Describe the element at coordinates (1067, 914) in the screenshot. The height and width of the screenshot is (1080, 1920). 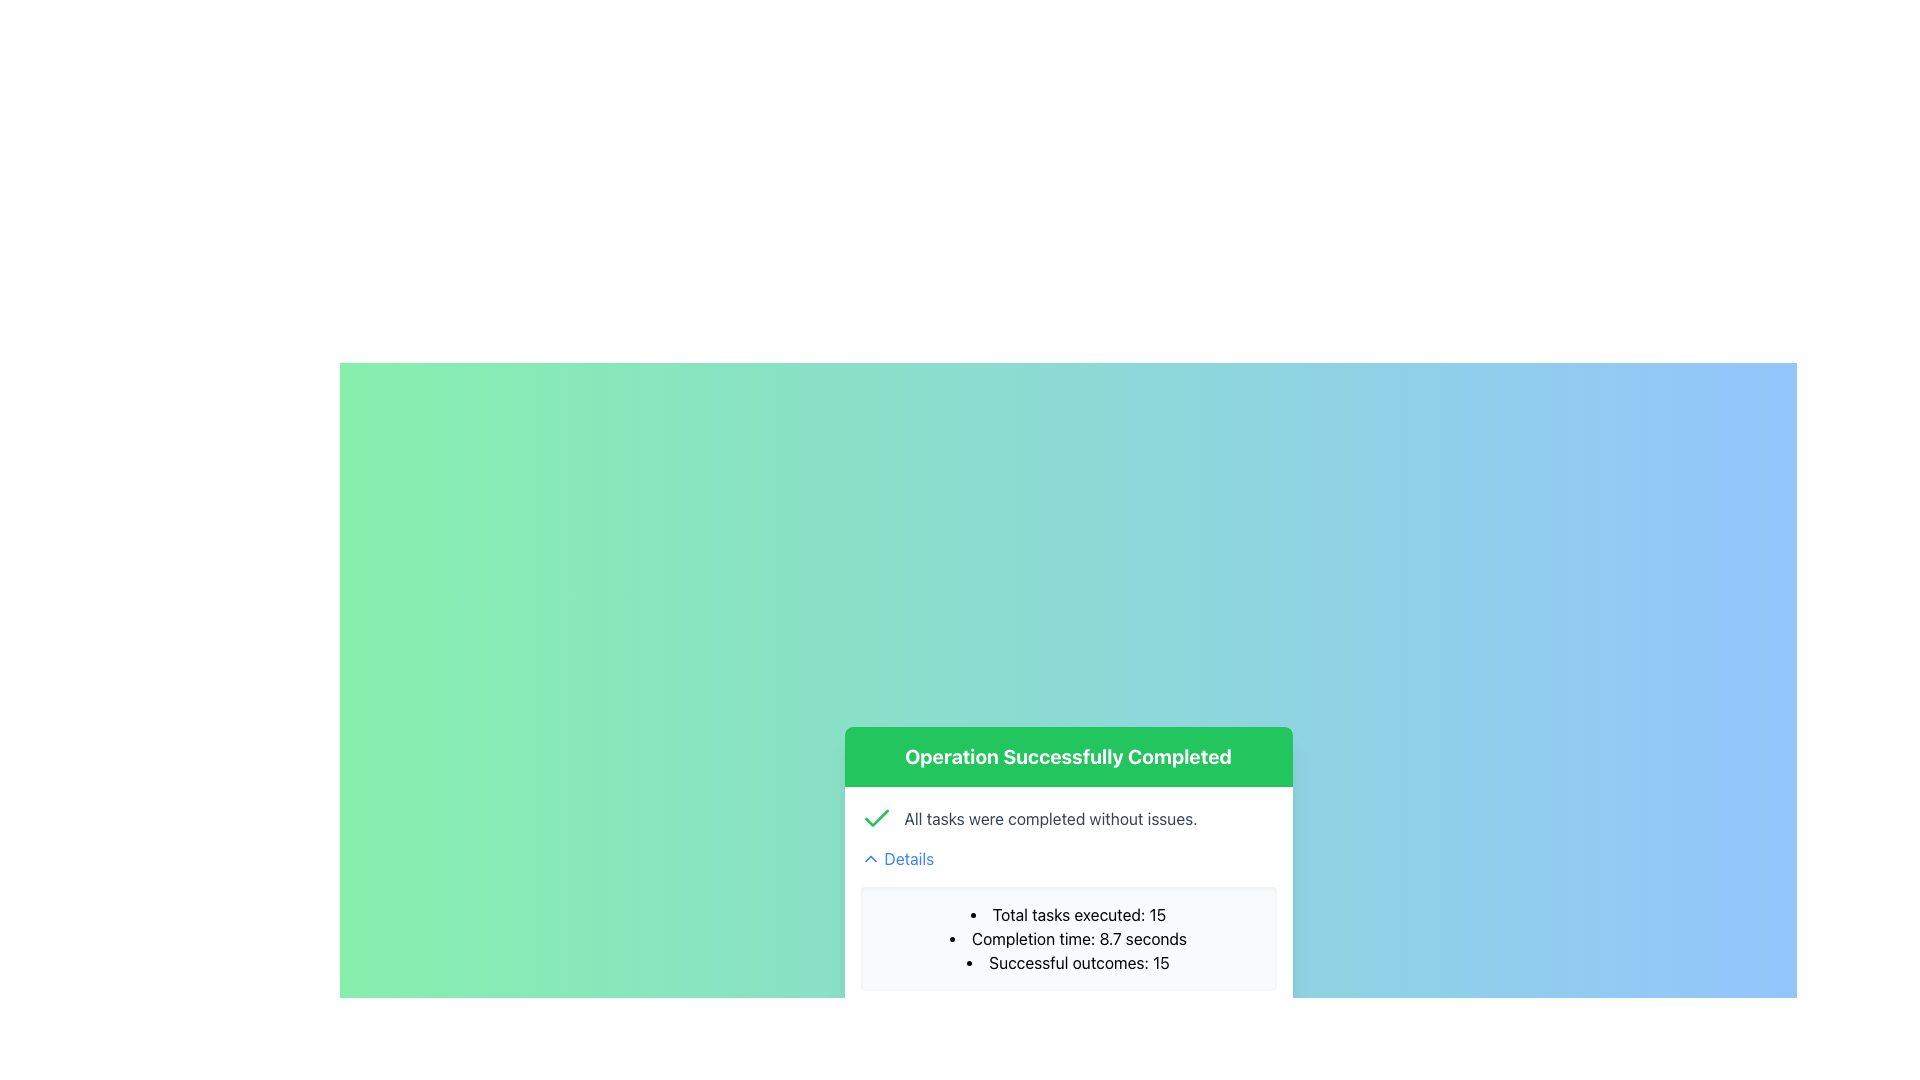
I see `the static text element that reads 'Total tasks executed: 15', which is the first item in the list under the header 'Operation Successfully Completed'` at that location.